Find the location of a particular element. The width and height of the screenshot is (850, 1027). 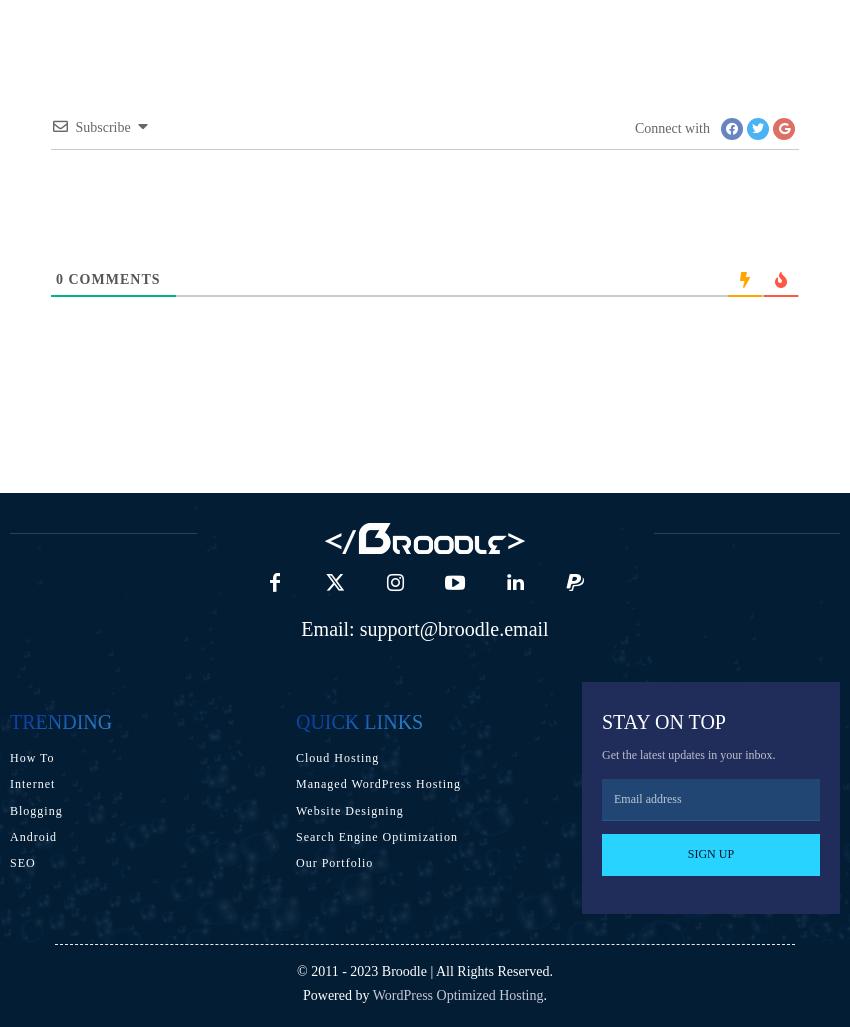

'Sign up' is located at coordinates (709, 853).